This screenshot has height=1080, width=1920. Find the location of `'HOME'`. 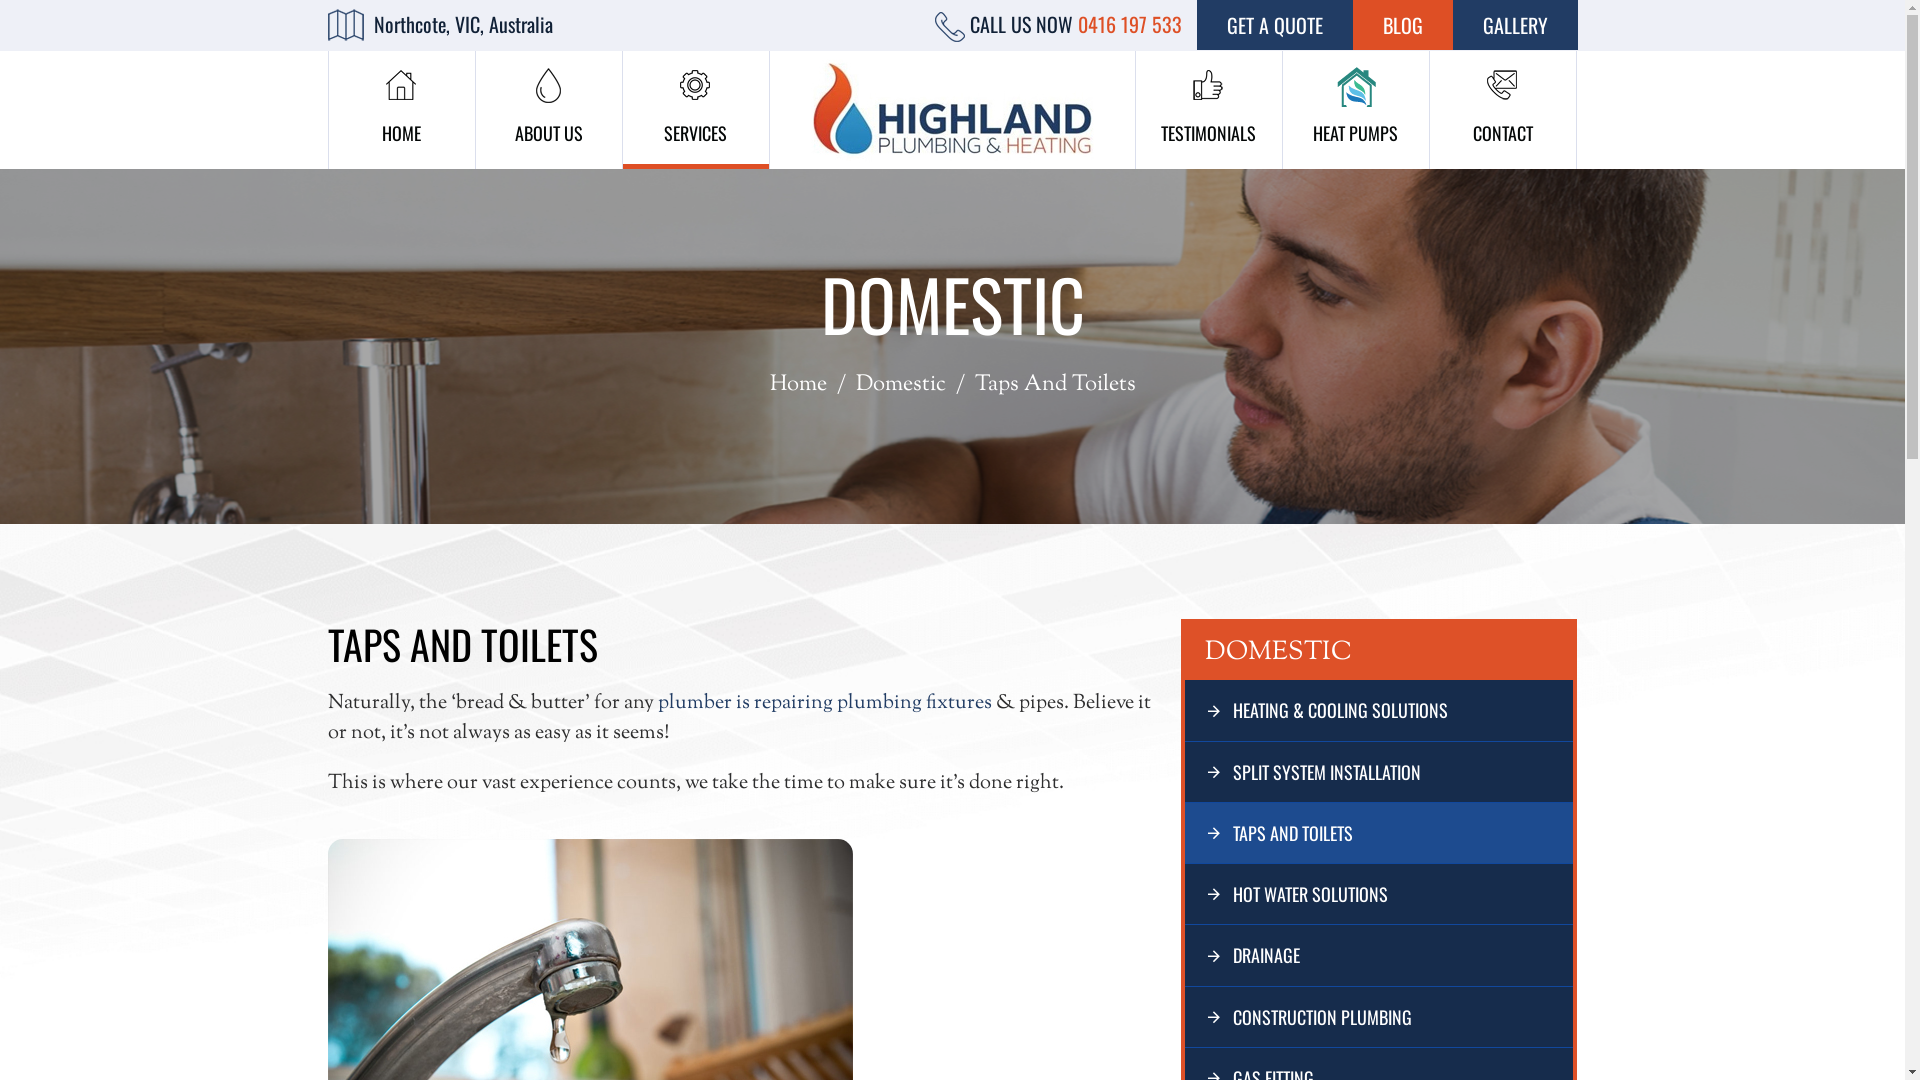

'HOME' is located at coordinates (400, 110).